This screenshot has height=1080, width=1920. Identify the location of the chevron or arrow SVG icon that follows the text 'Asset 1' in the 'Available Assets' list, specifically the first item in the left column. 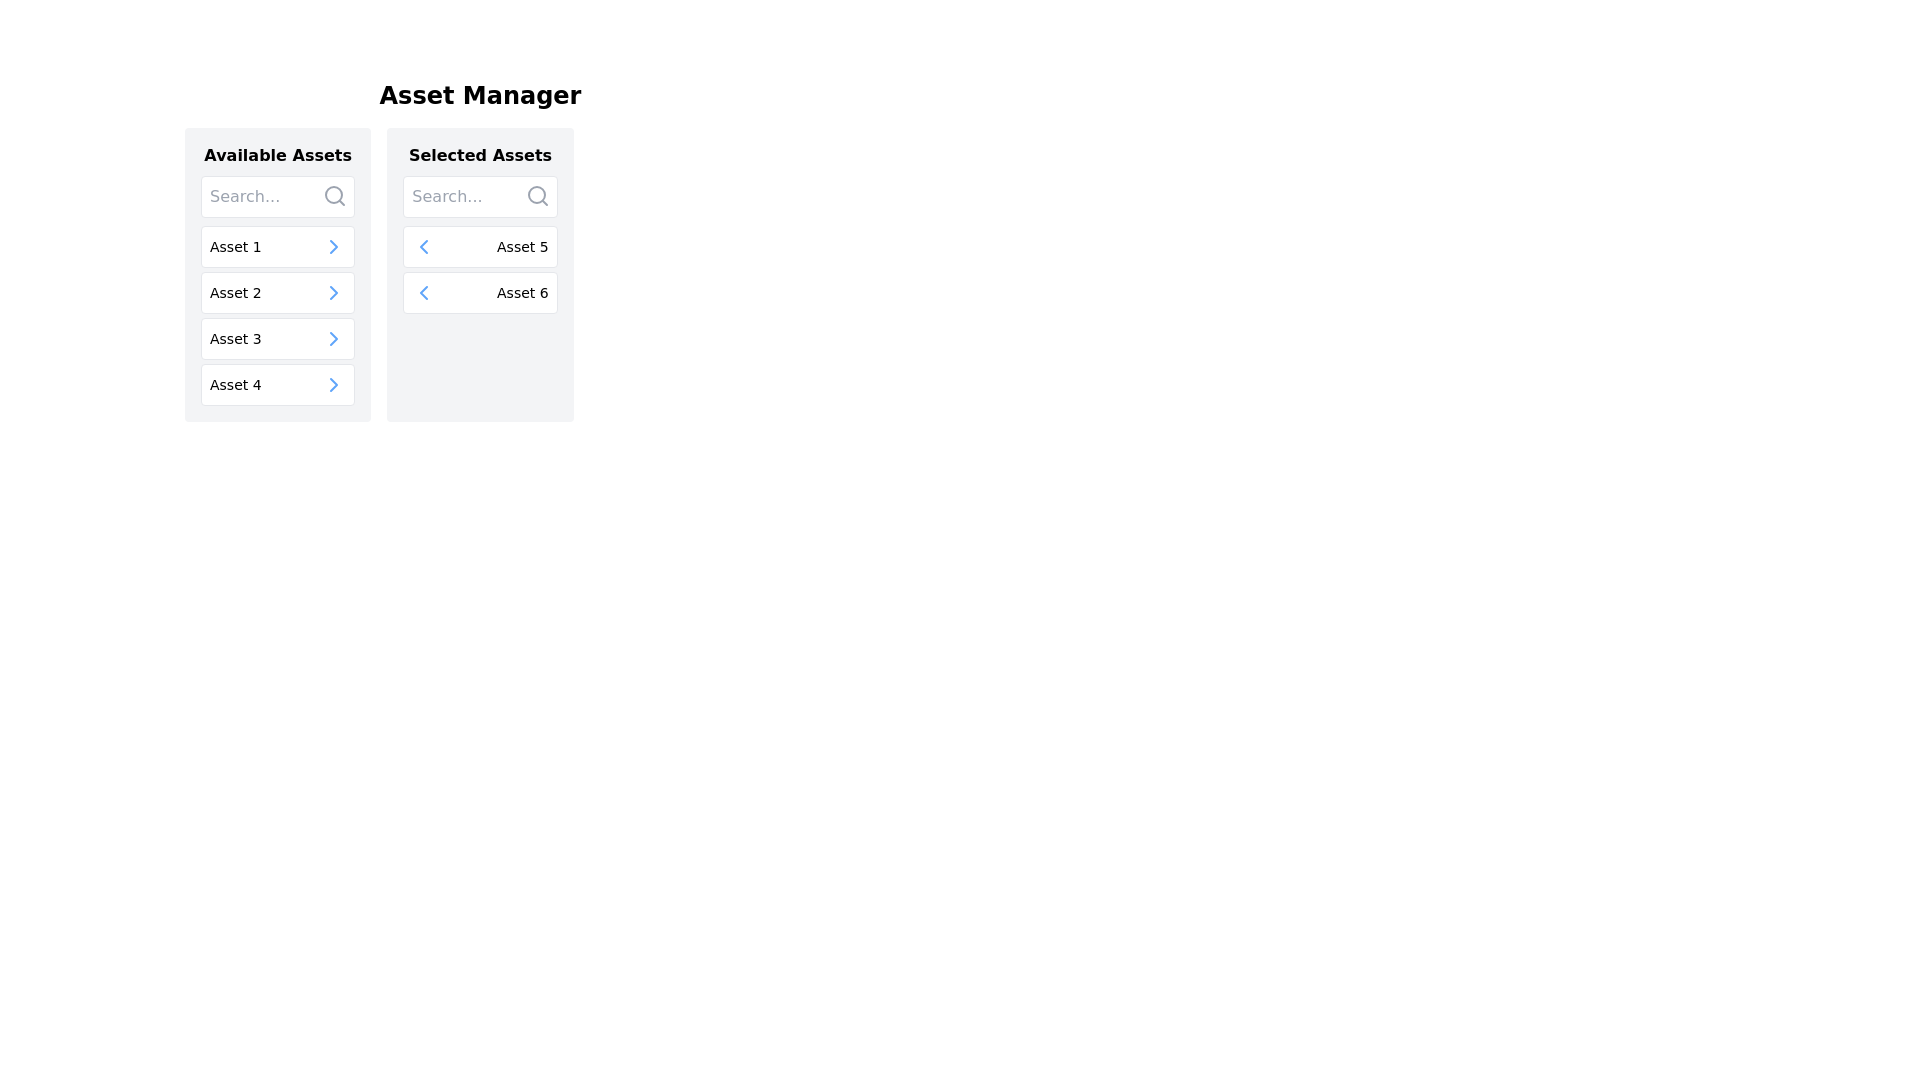
(334, 245).